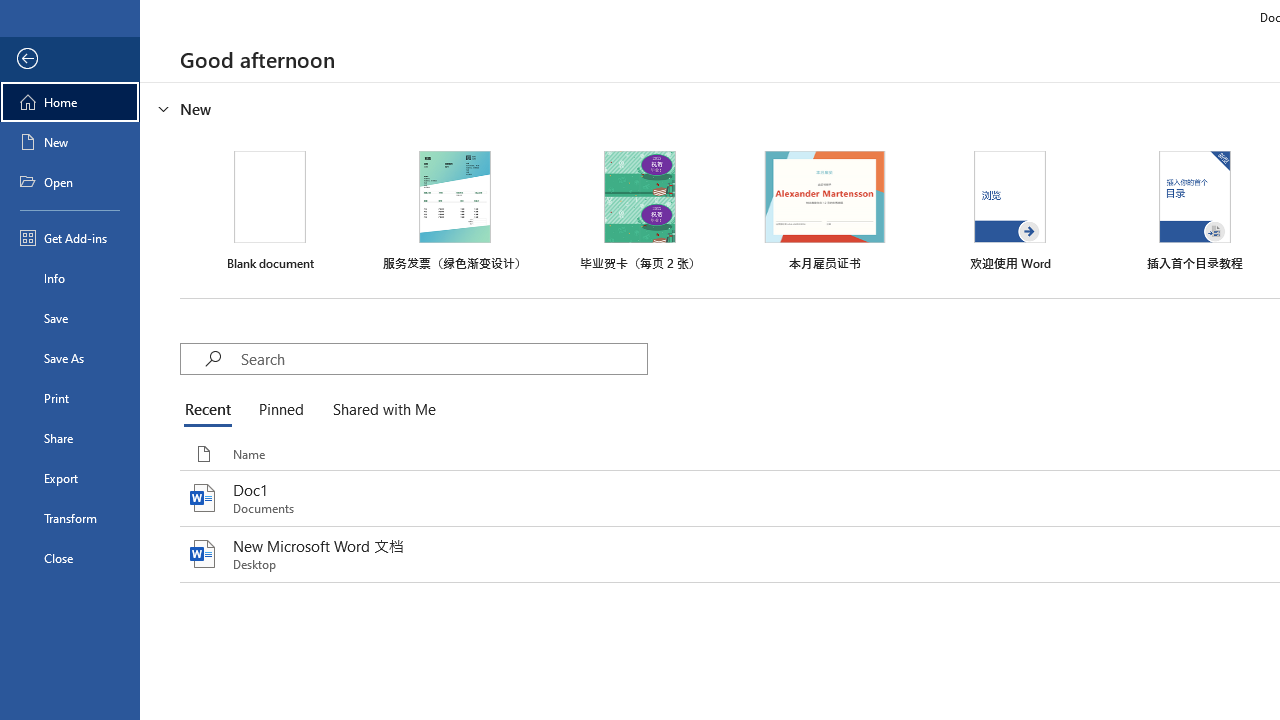 The image size is (1280, 720). What do you see at coordinates (69, 437) in the screenshot?
I see `'Share'` at bounding box center [69, 437].